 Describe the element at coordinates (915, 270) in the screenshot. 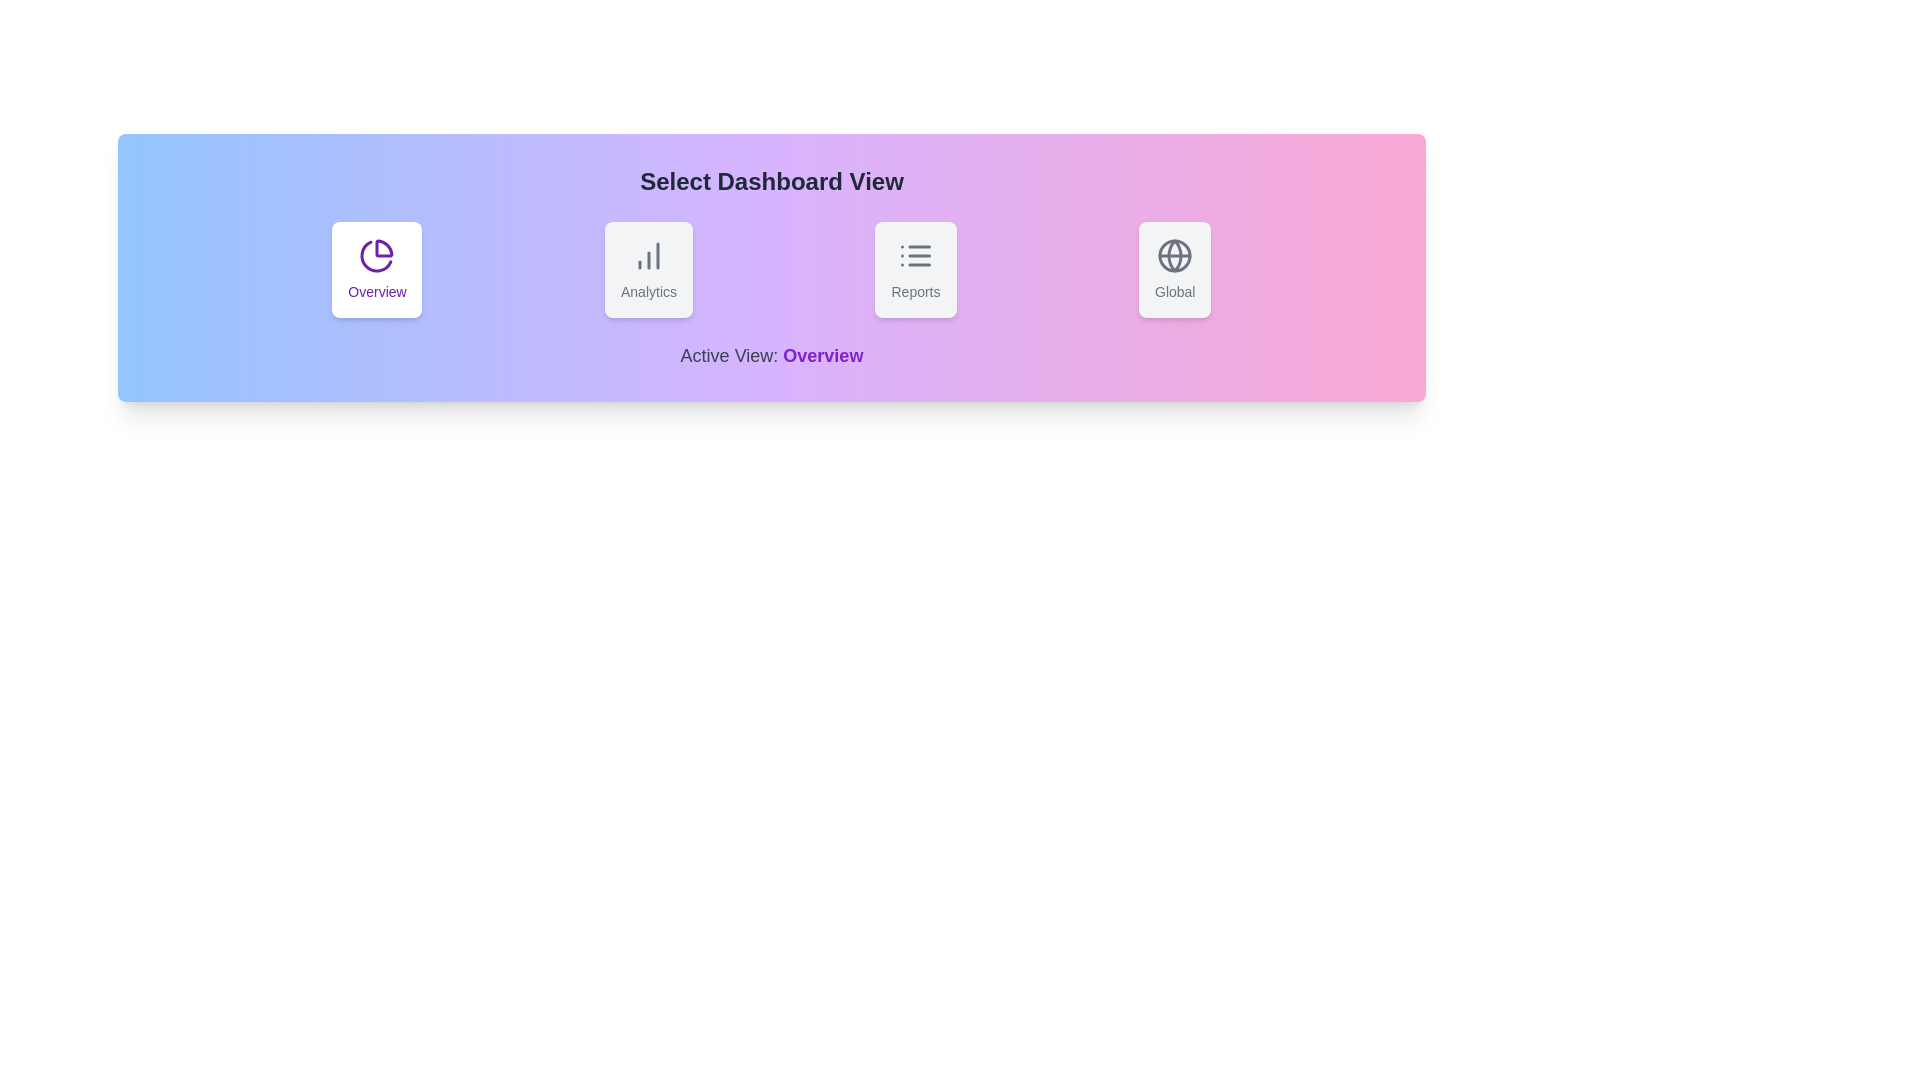

I see `the button labeled Reports to switch the active dashboard view` at that location.